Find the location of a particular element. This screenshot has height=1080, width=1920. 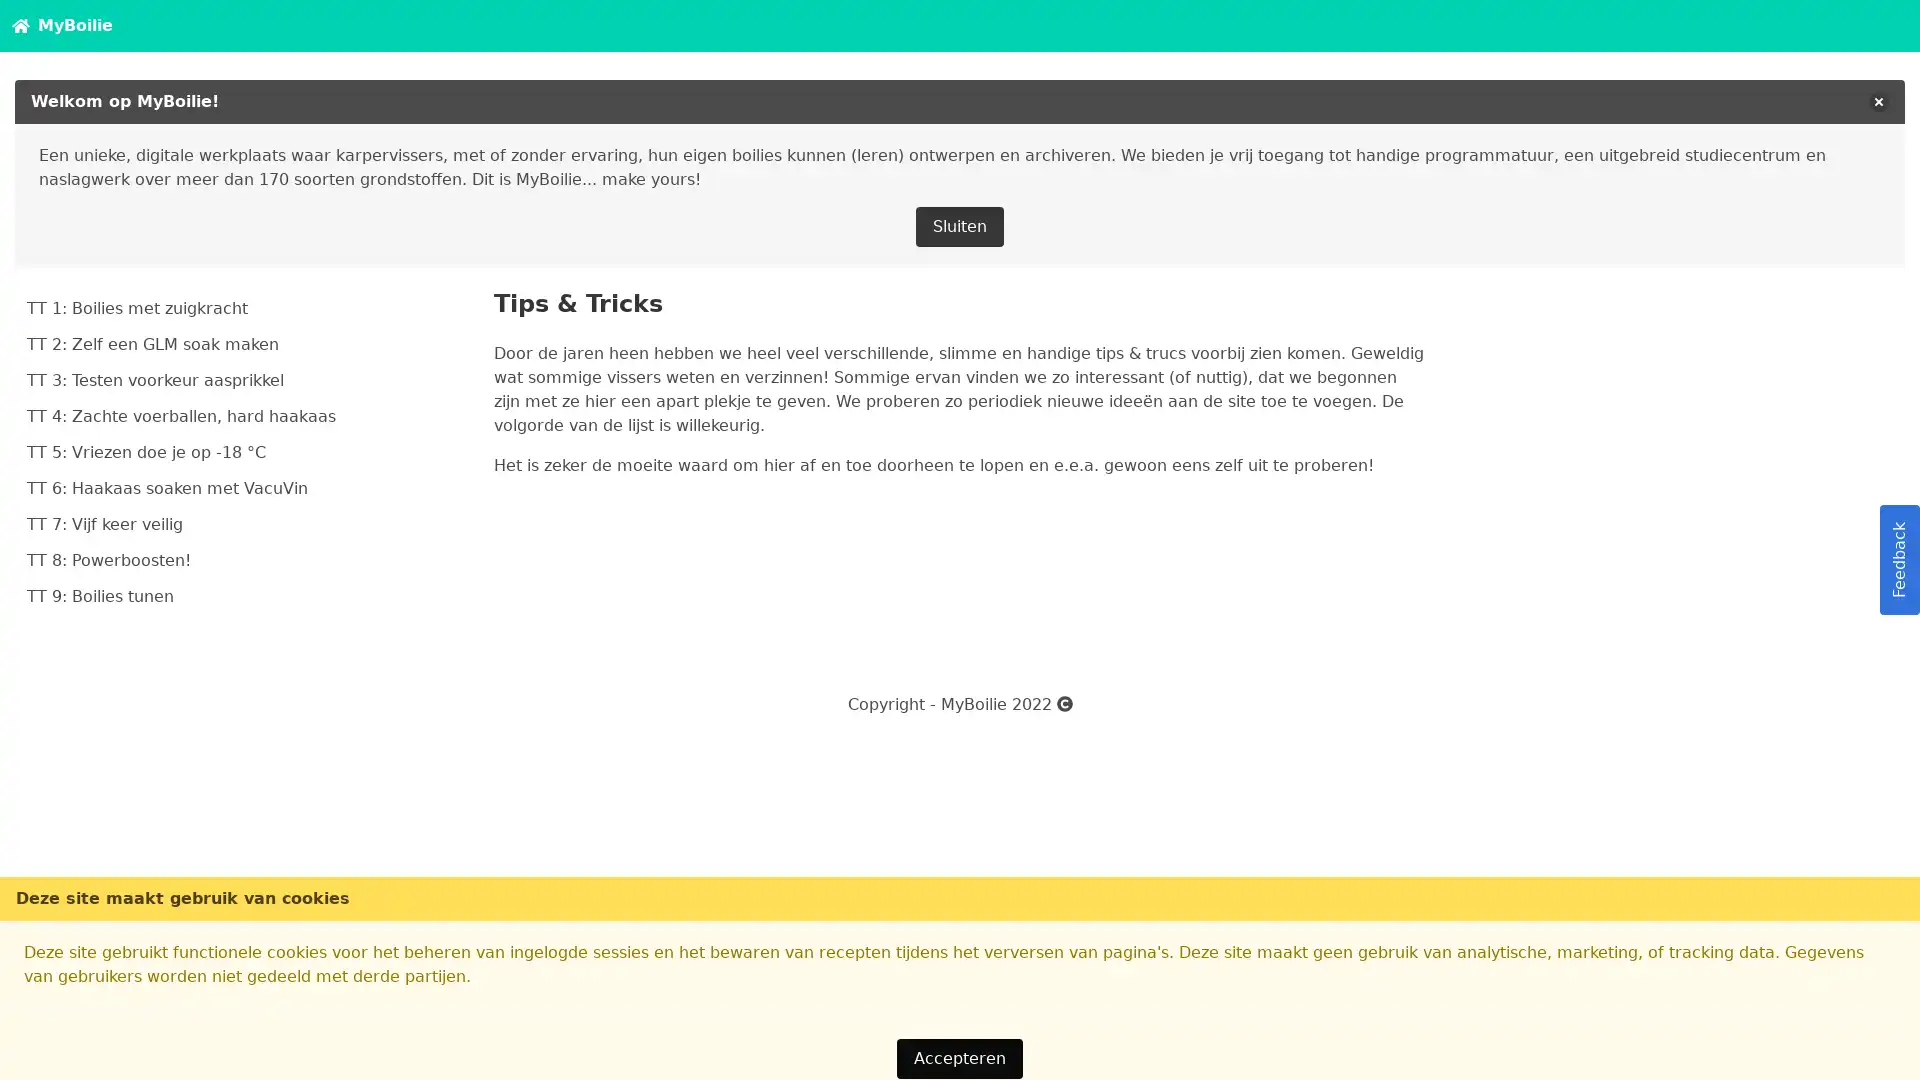

Accepteren is located at coordinates (960, 1058).